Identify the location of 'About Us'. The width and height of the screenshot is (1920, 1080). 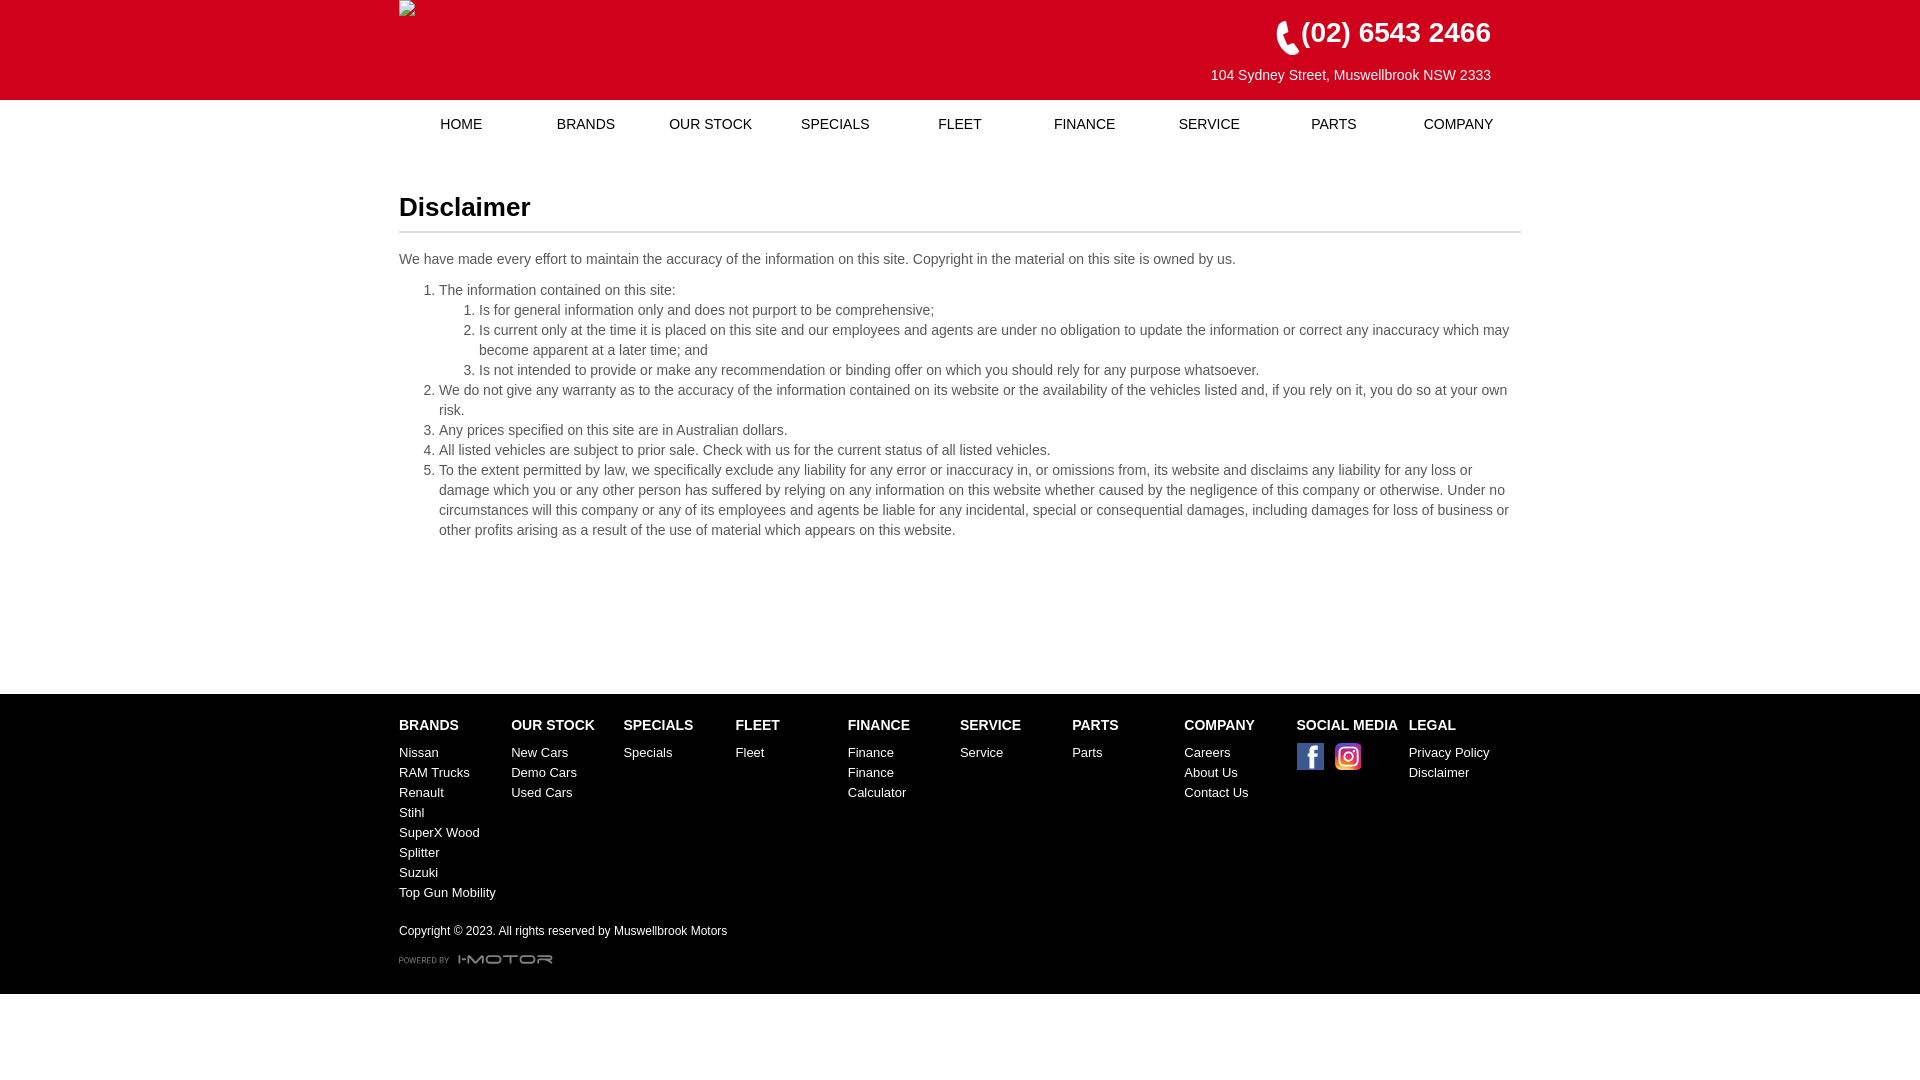
(1235, 771).